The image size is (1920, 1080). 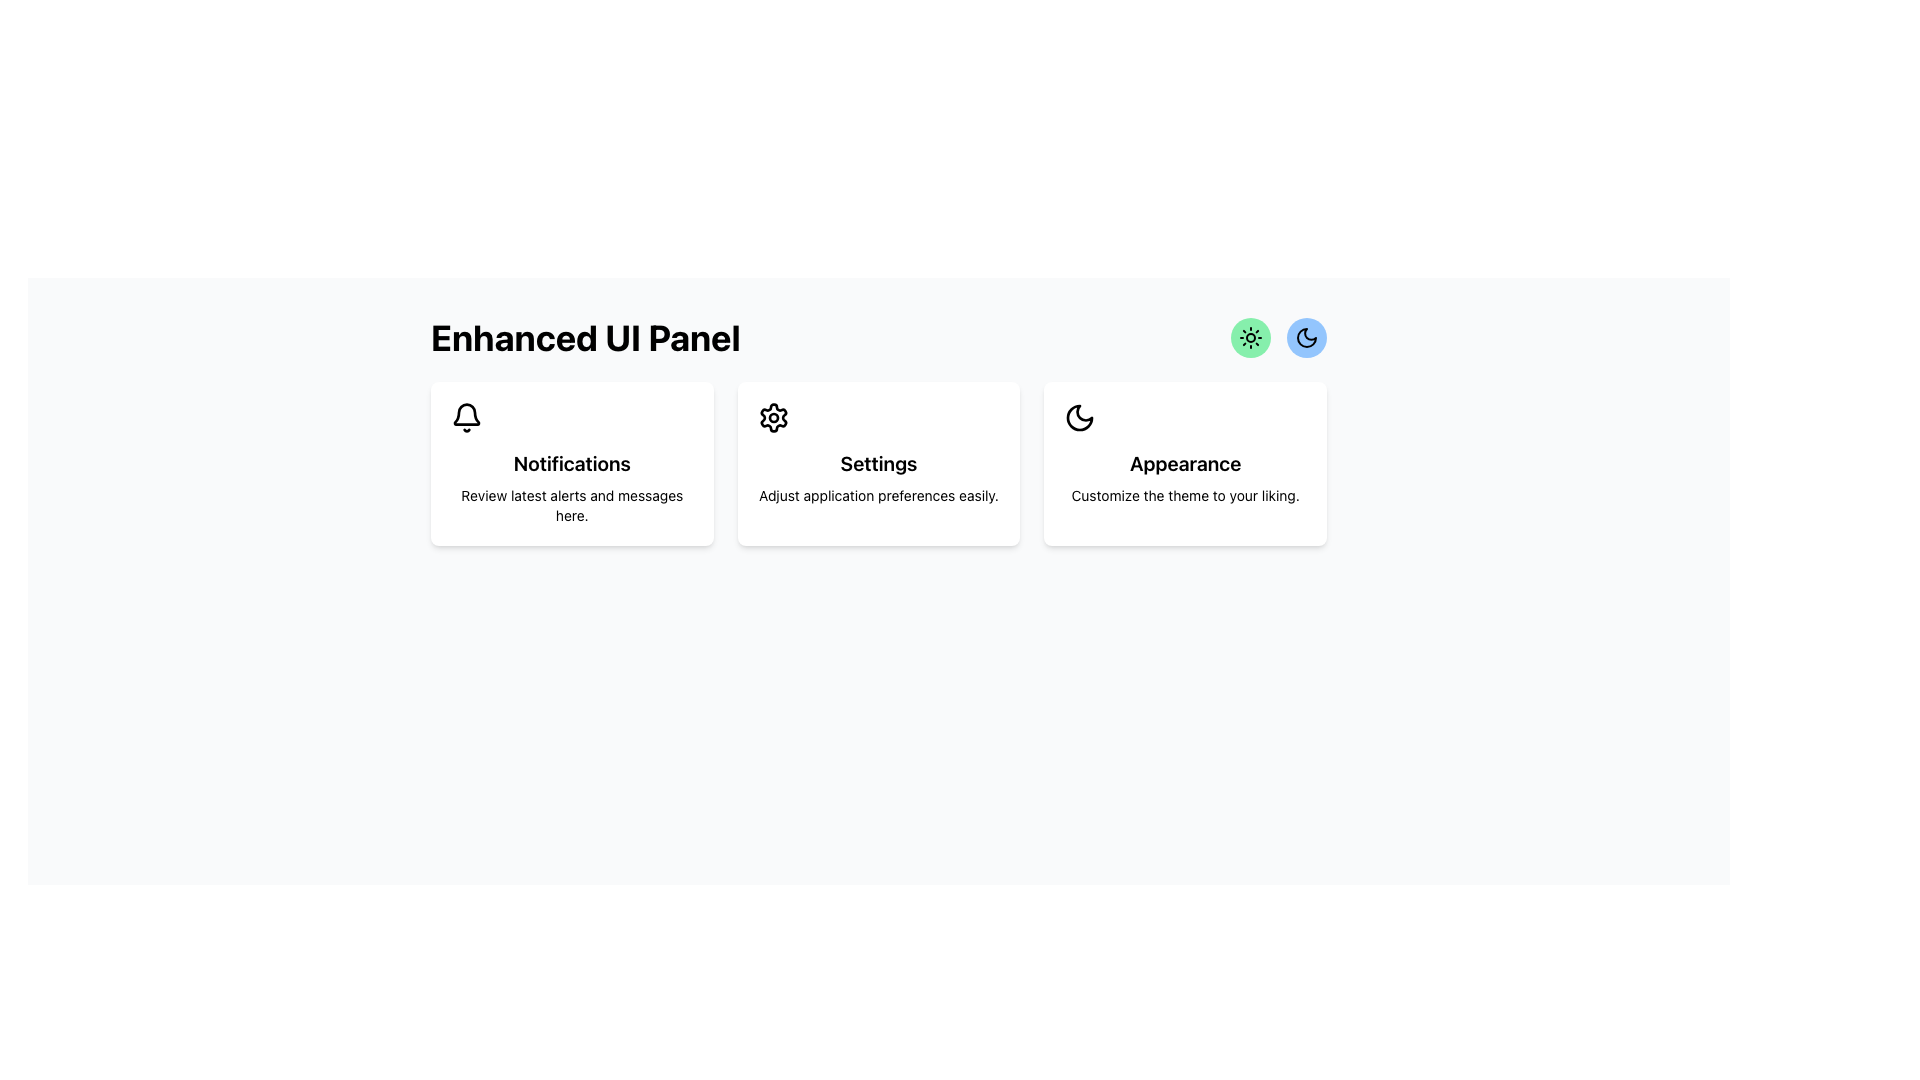 What do you see at coordinates (1250, 337) in the screenshot?
I see `the sun-shaped icon embedded within the green circular button` at bounding box center [1250, 337].